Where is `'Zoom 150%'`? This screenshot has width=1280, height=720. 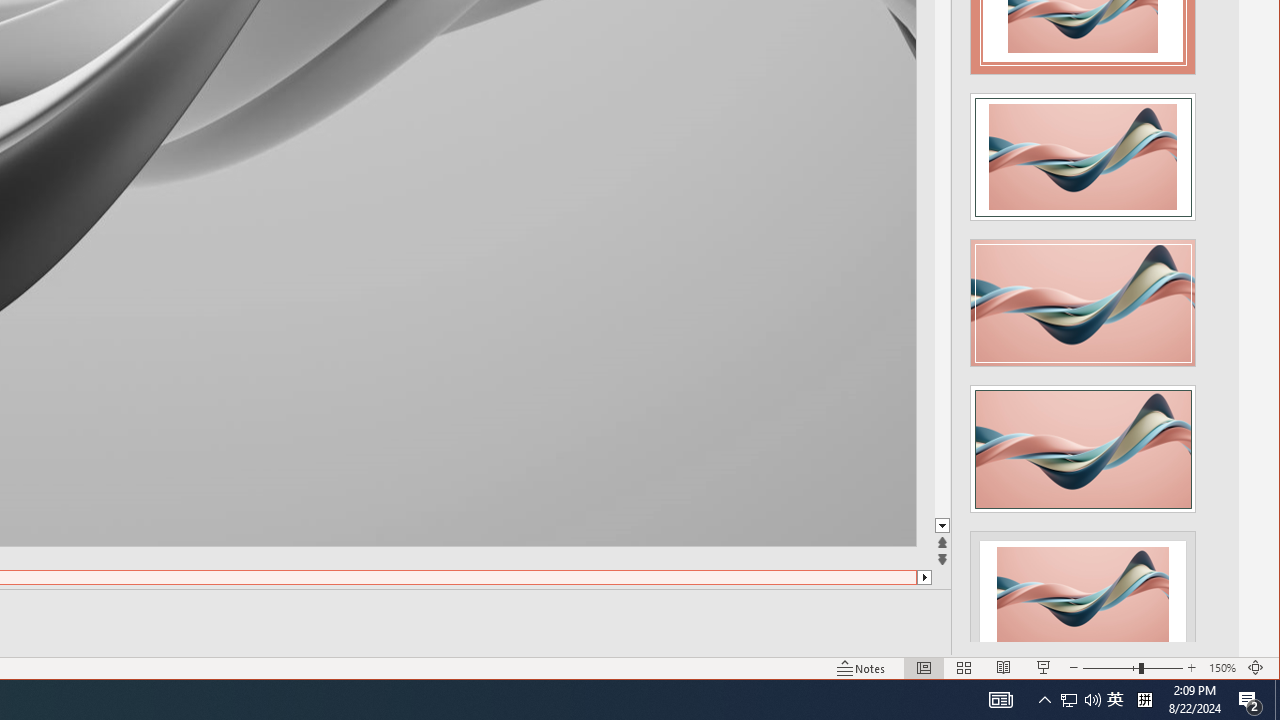
'Zoom 150%' is located at coordinates (1221, 668).